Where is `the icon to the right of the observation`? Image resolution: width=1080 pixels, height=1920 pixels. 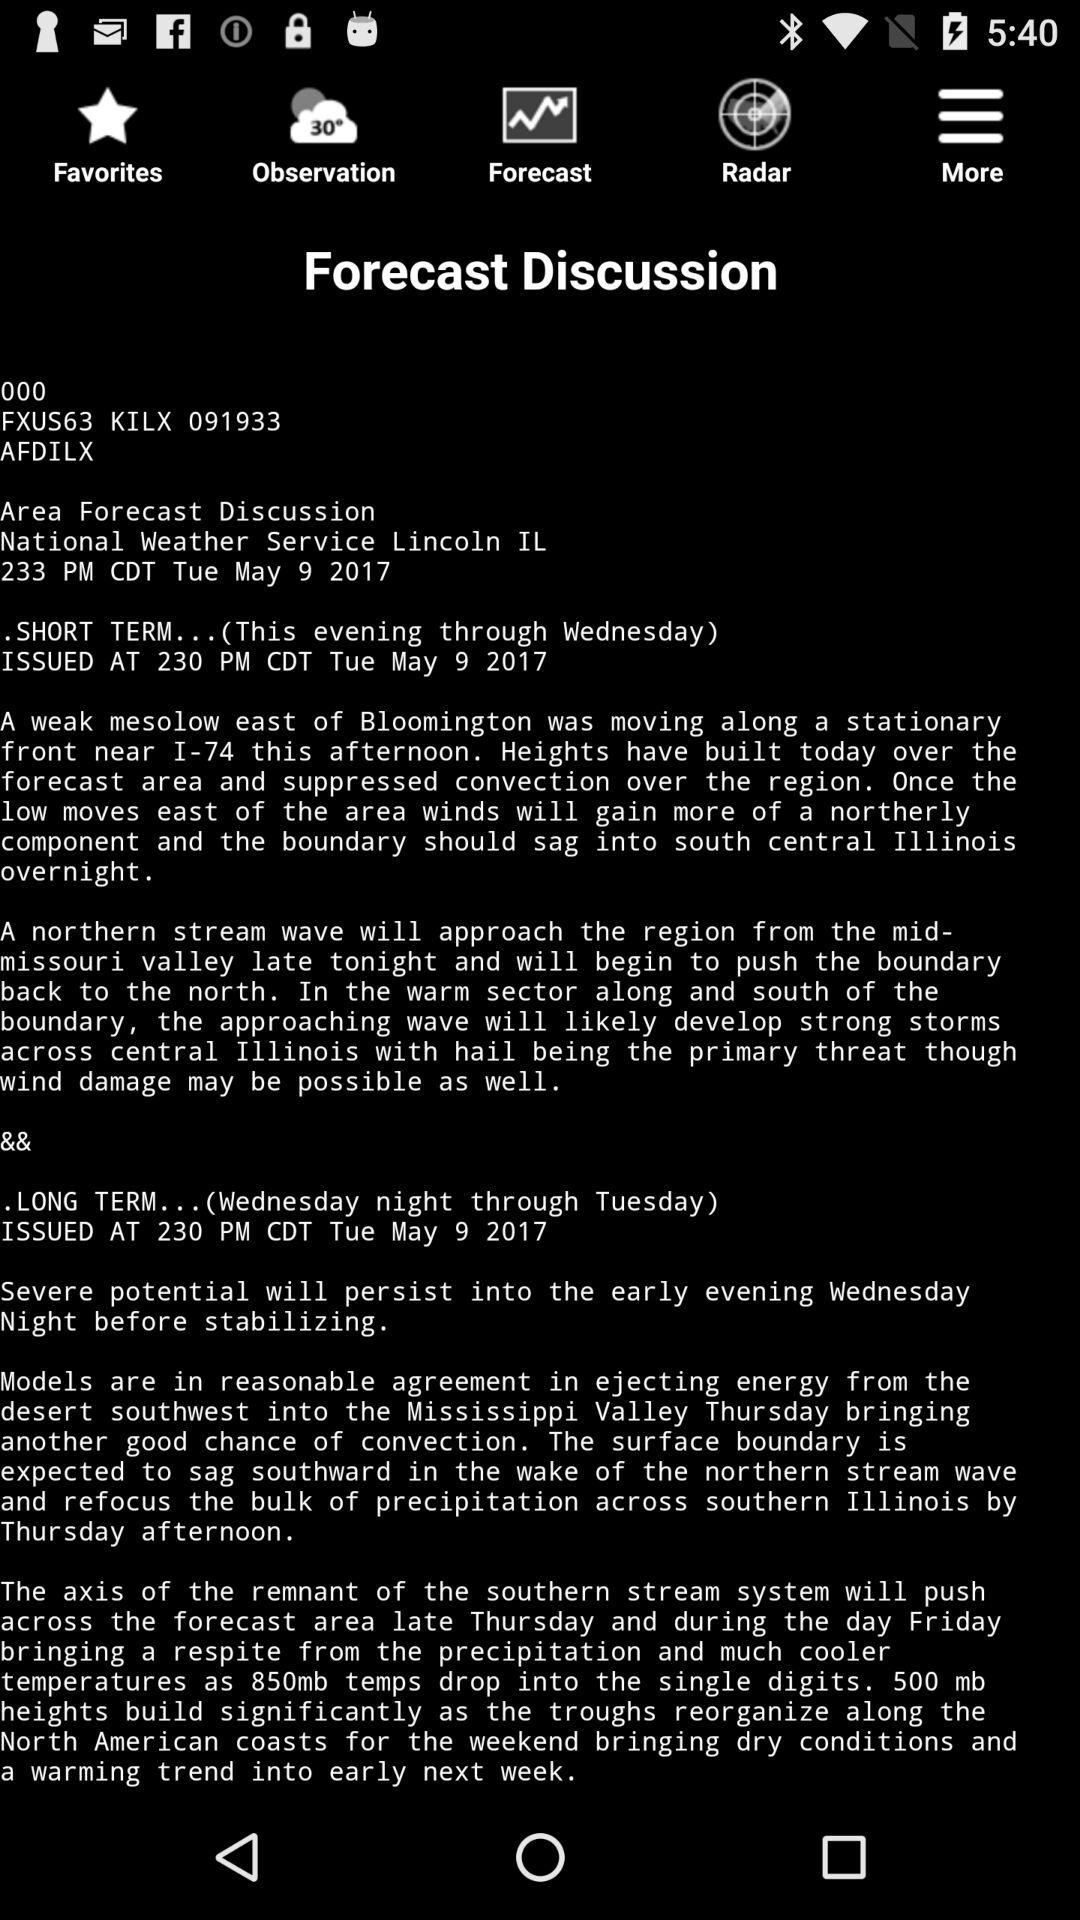 the icon to the right of the observation is located at coordinates (540, 124).